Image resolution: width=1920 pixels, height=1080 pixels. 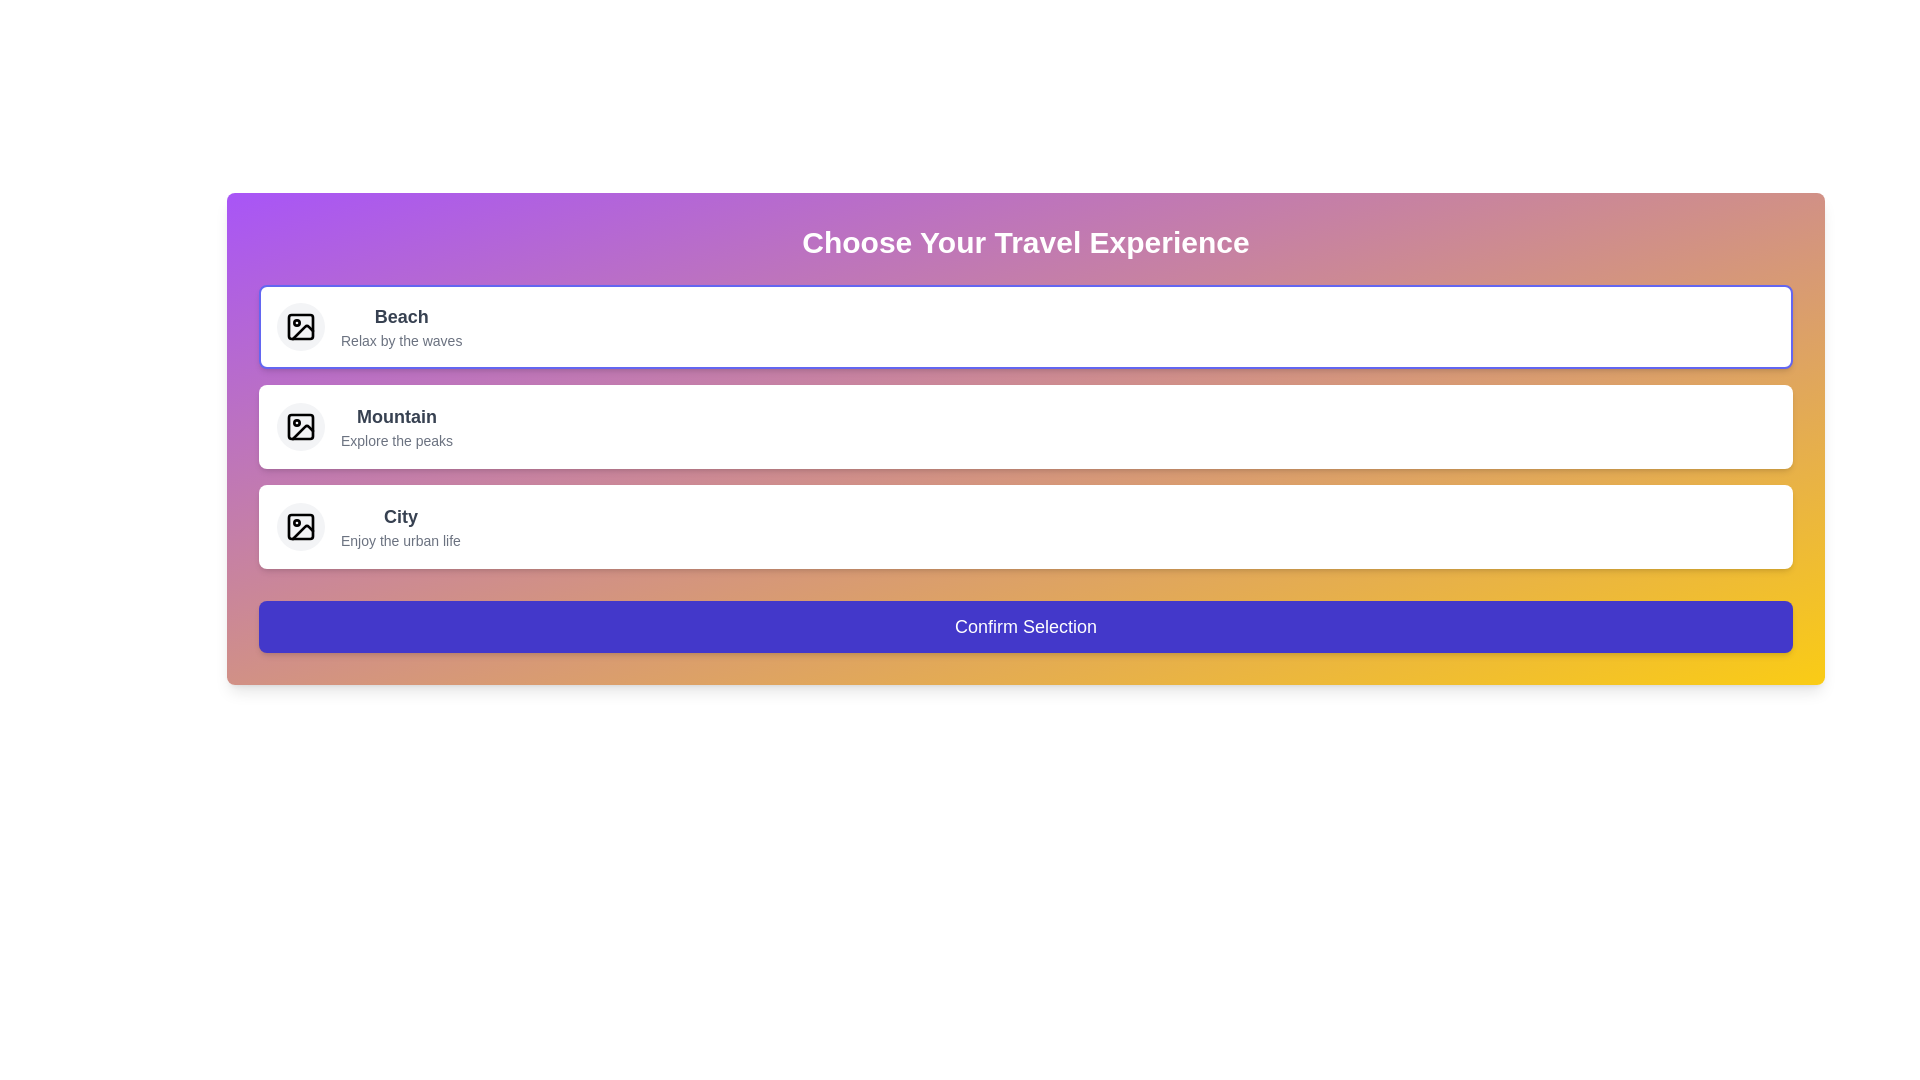 I want to click on the rounded rectangle graphical component associated with the list item titled 'City: Enjoy the urban life.', so click(x=300, y=526).